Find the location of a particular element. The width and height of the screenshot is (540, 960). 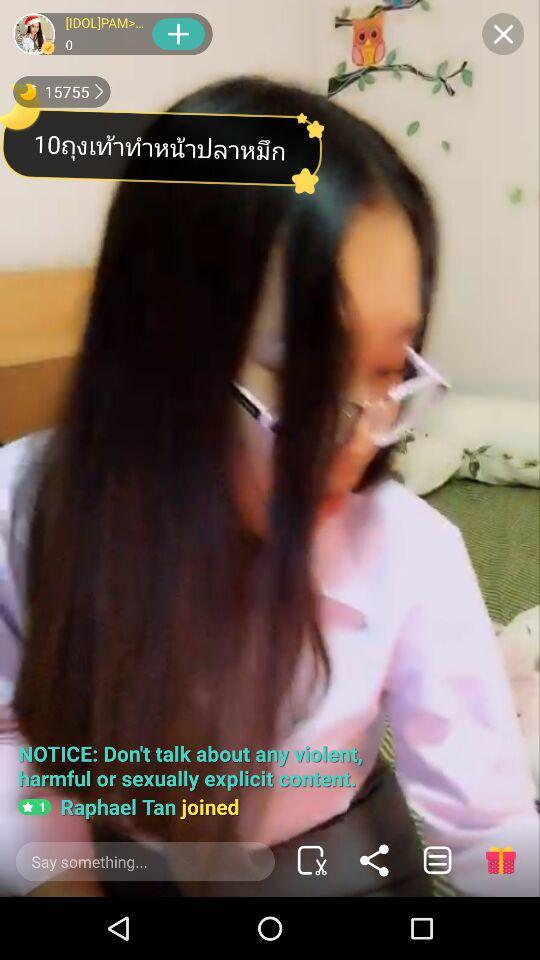

the text which is below the text harmful or sexually explicit content is located at coordinates (129, 806).